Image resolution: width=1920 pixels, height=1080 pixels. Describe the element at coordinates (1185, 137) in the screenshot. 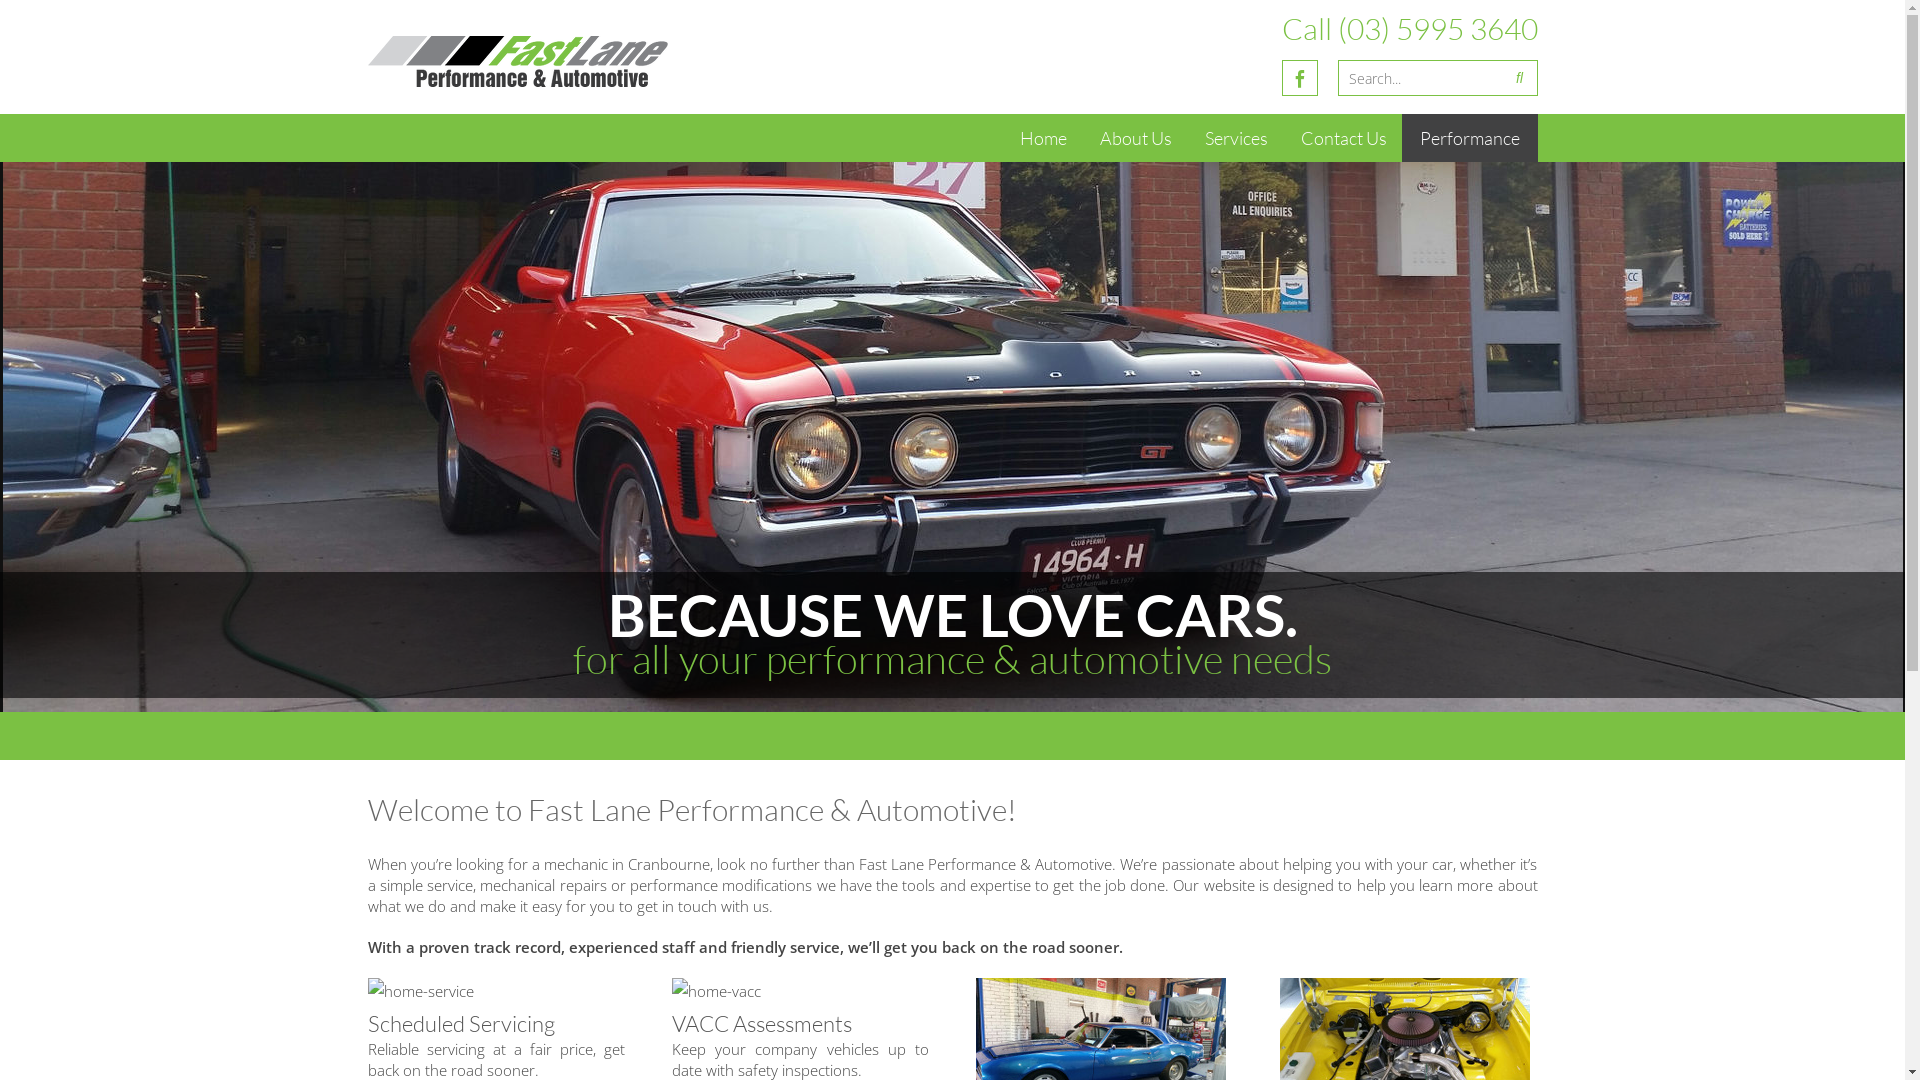

I see `'Services'` at that location.